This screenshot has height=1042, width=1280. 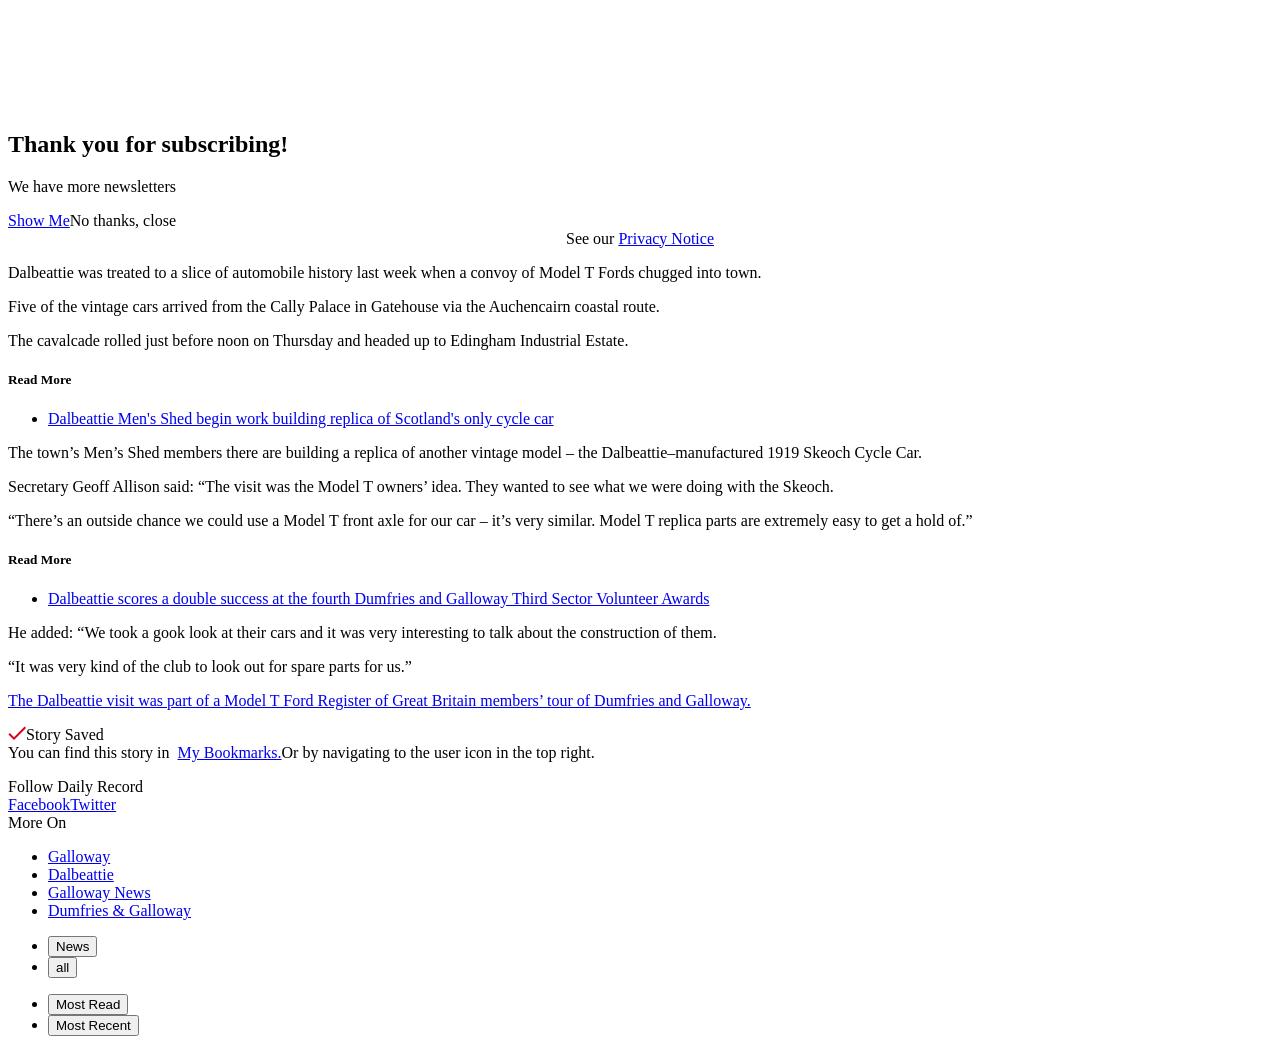 I want to click on 'Show Me', so click(x=38, y=218).